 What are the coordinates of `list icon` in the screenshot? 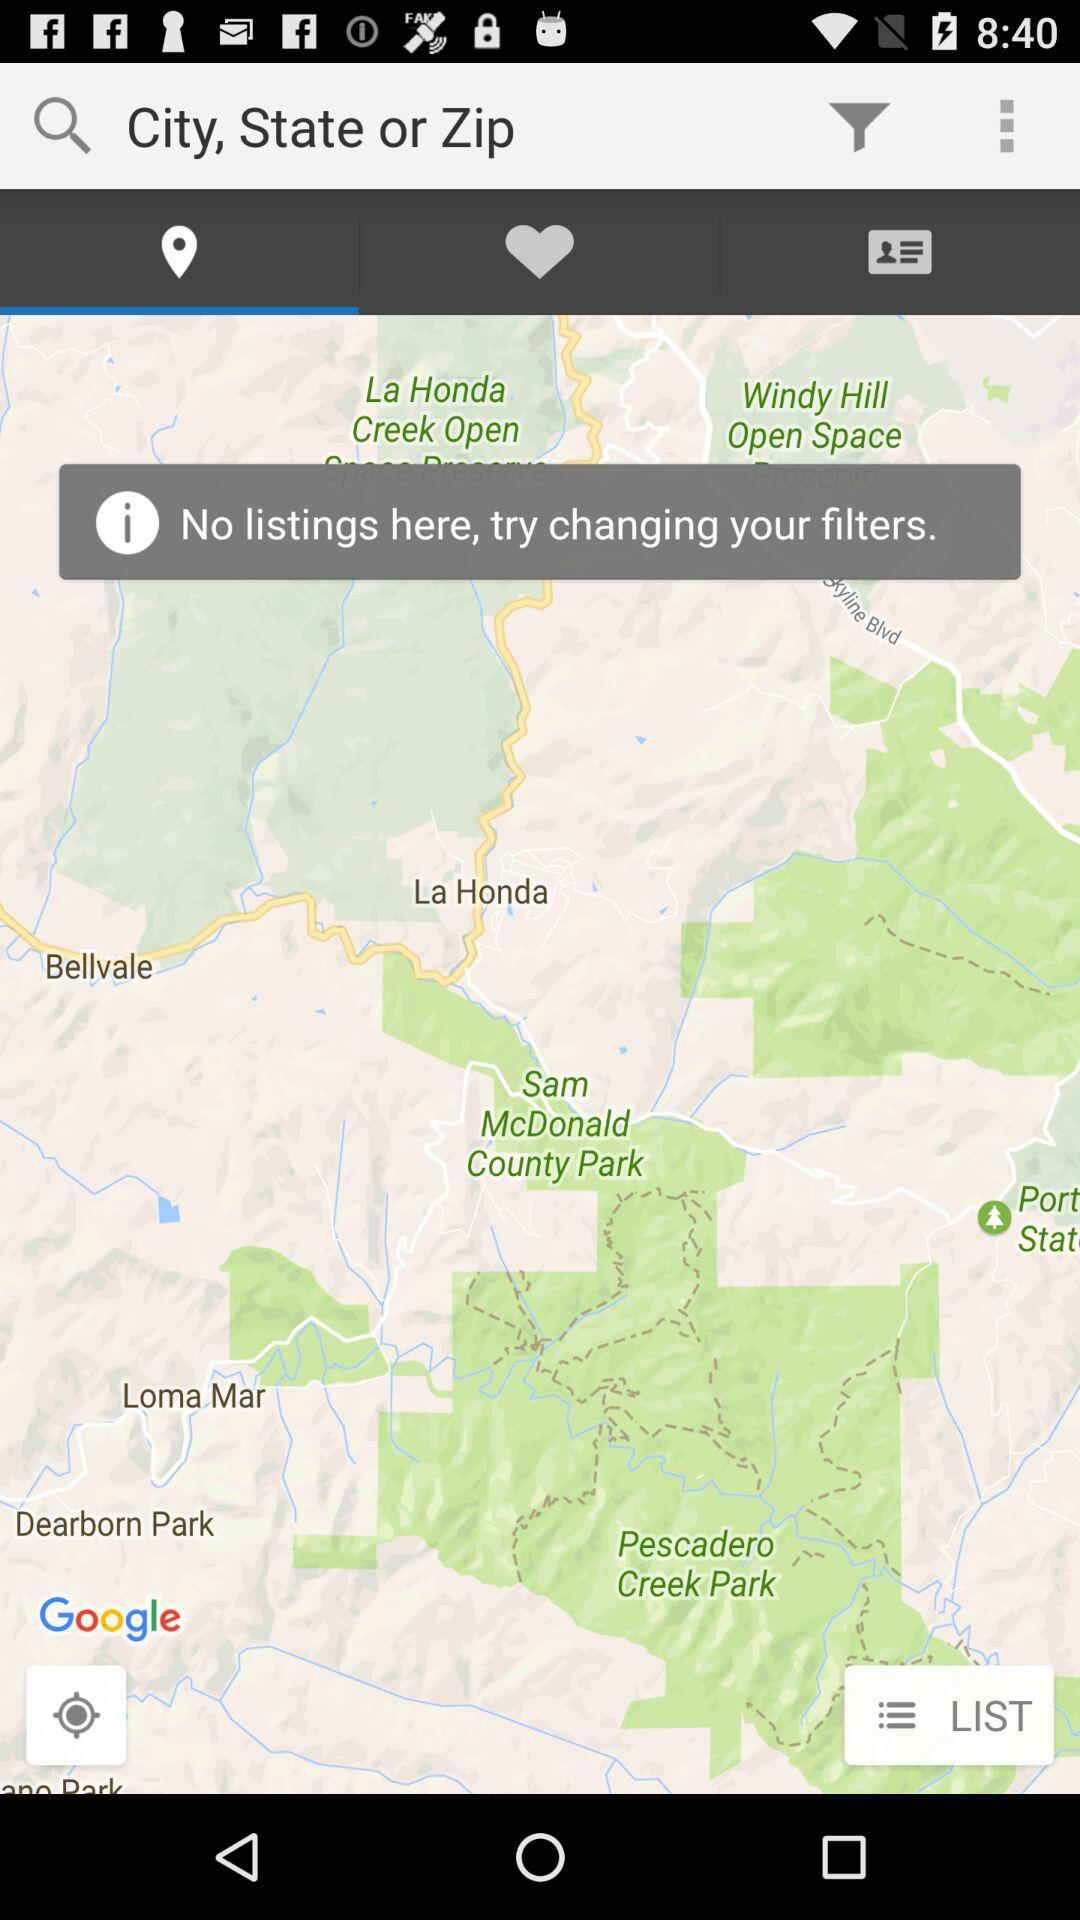 It's located at (948, 1716).